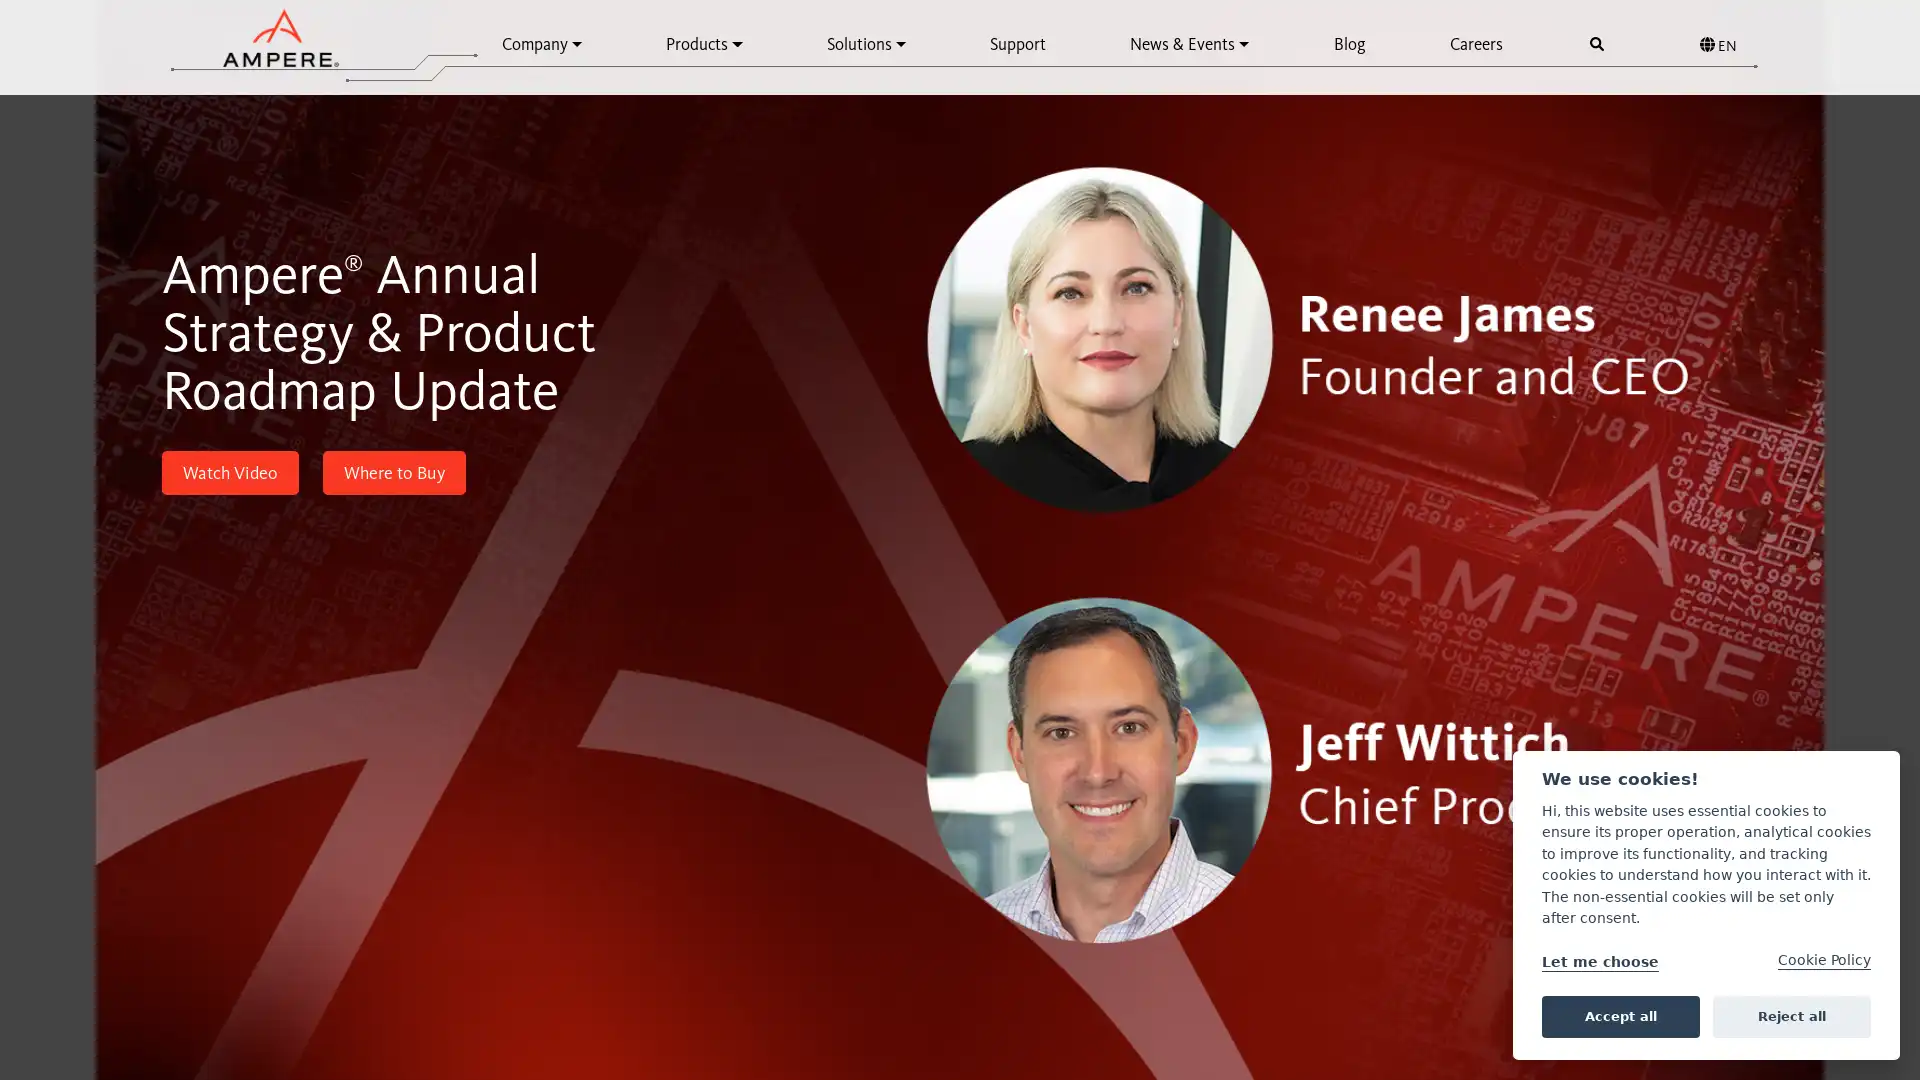 The width and height of the screenshot is (1920, 1080). What do you see at coordinates (1595, 45) in the screenshot?
I see `Search` at bounding box center [1595, 45].